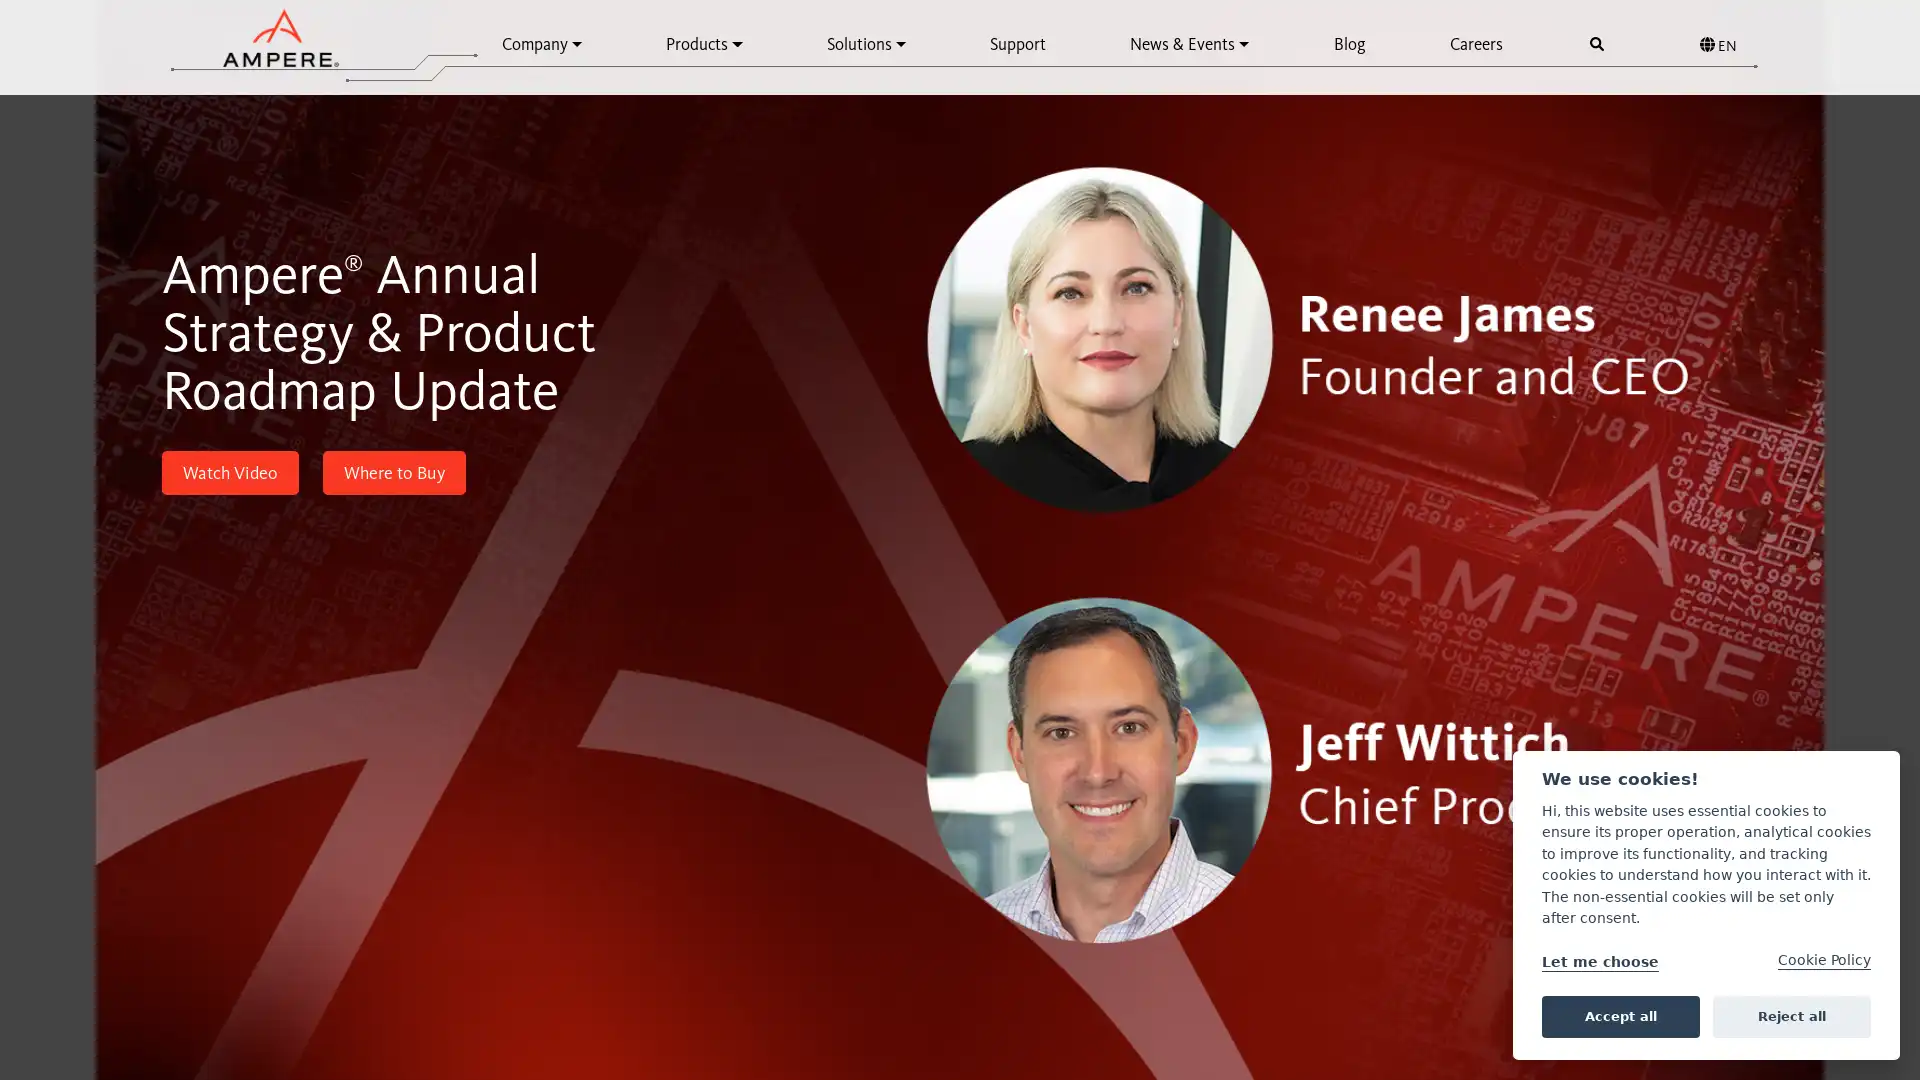 The width and height of the screenshot is (1920, 1080). What do you see at coordinates (1595, 45) in the screenshot?
I see `Search` at bounding box center [1595, 45].